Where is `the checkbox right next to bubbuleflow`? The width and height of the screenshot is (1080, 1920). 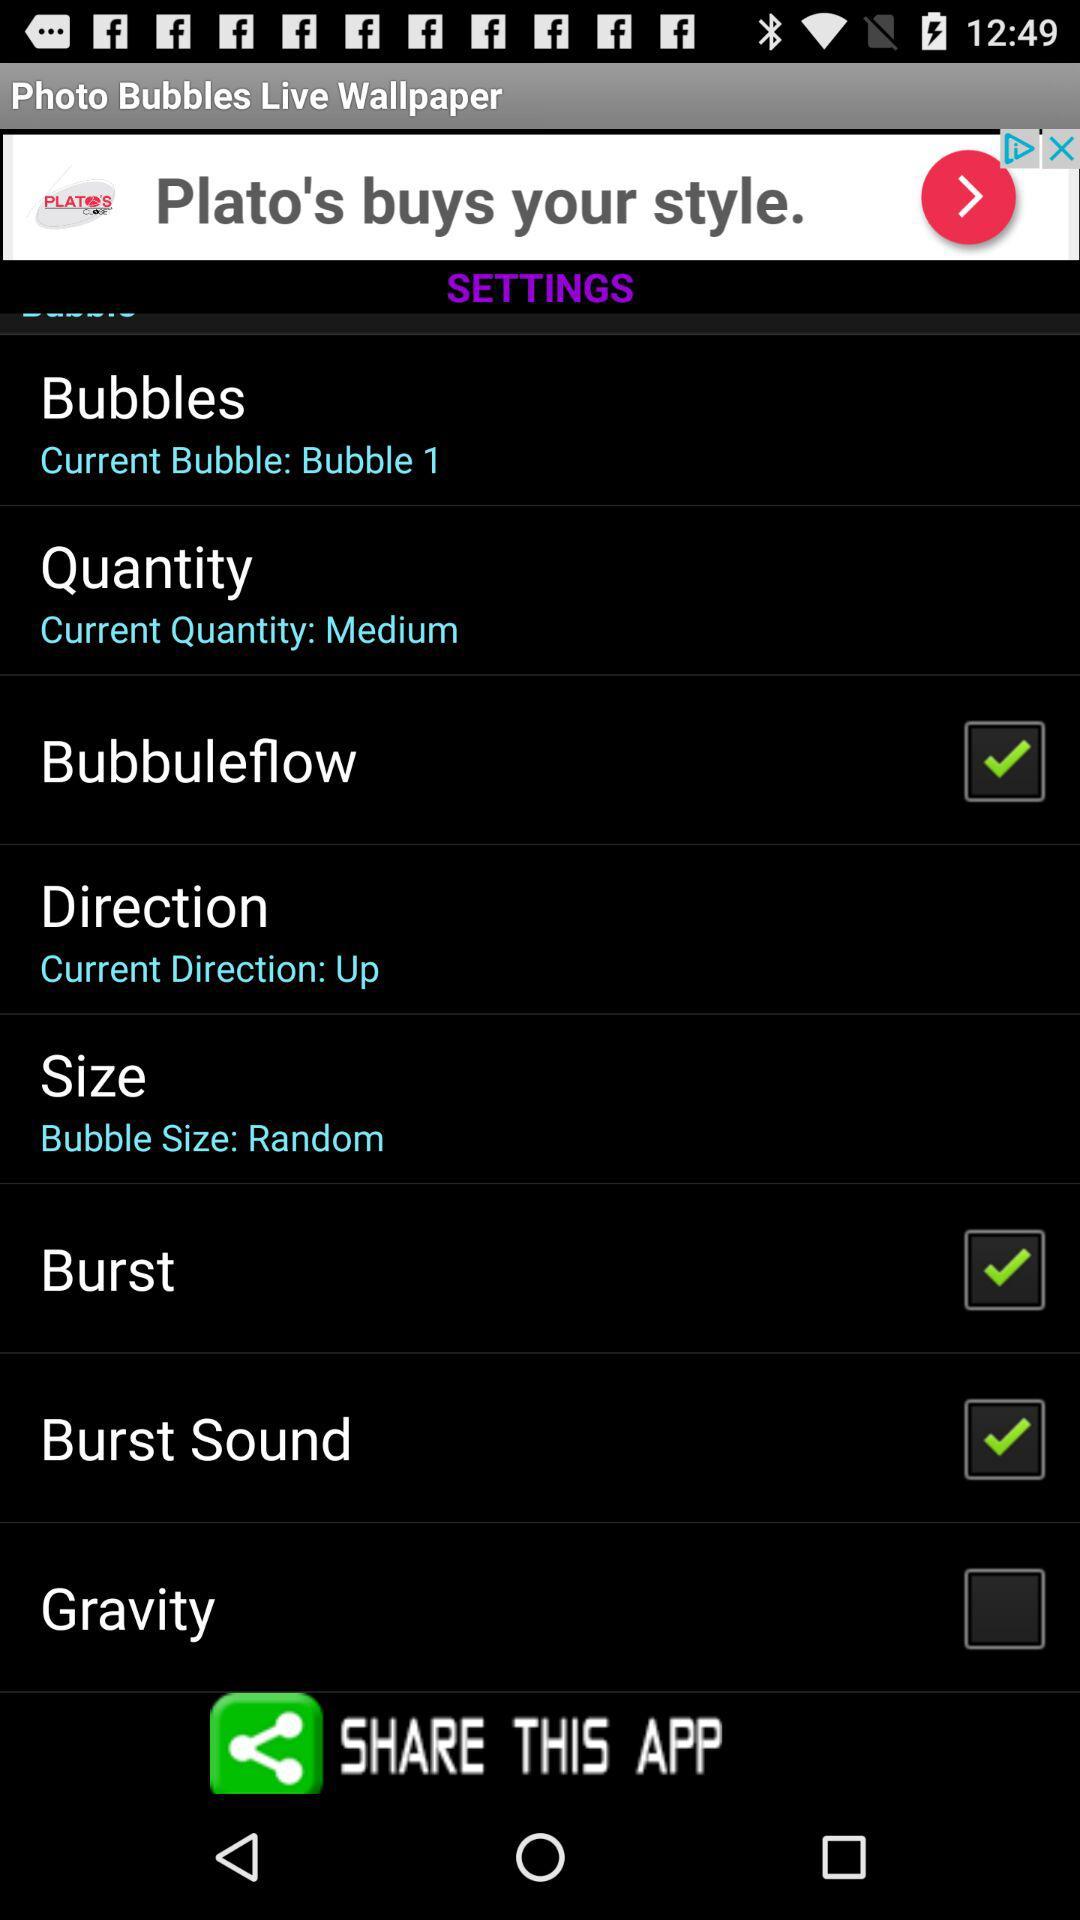
the checkbox right next to bubbuleflow is located at coordinates (1003, 758).